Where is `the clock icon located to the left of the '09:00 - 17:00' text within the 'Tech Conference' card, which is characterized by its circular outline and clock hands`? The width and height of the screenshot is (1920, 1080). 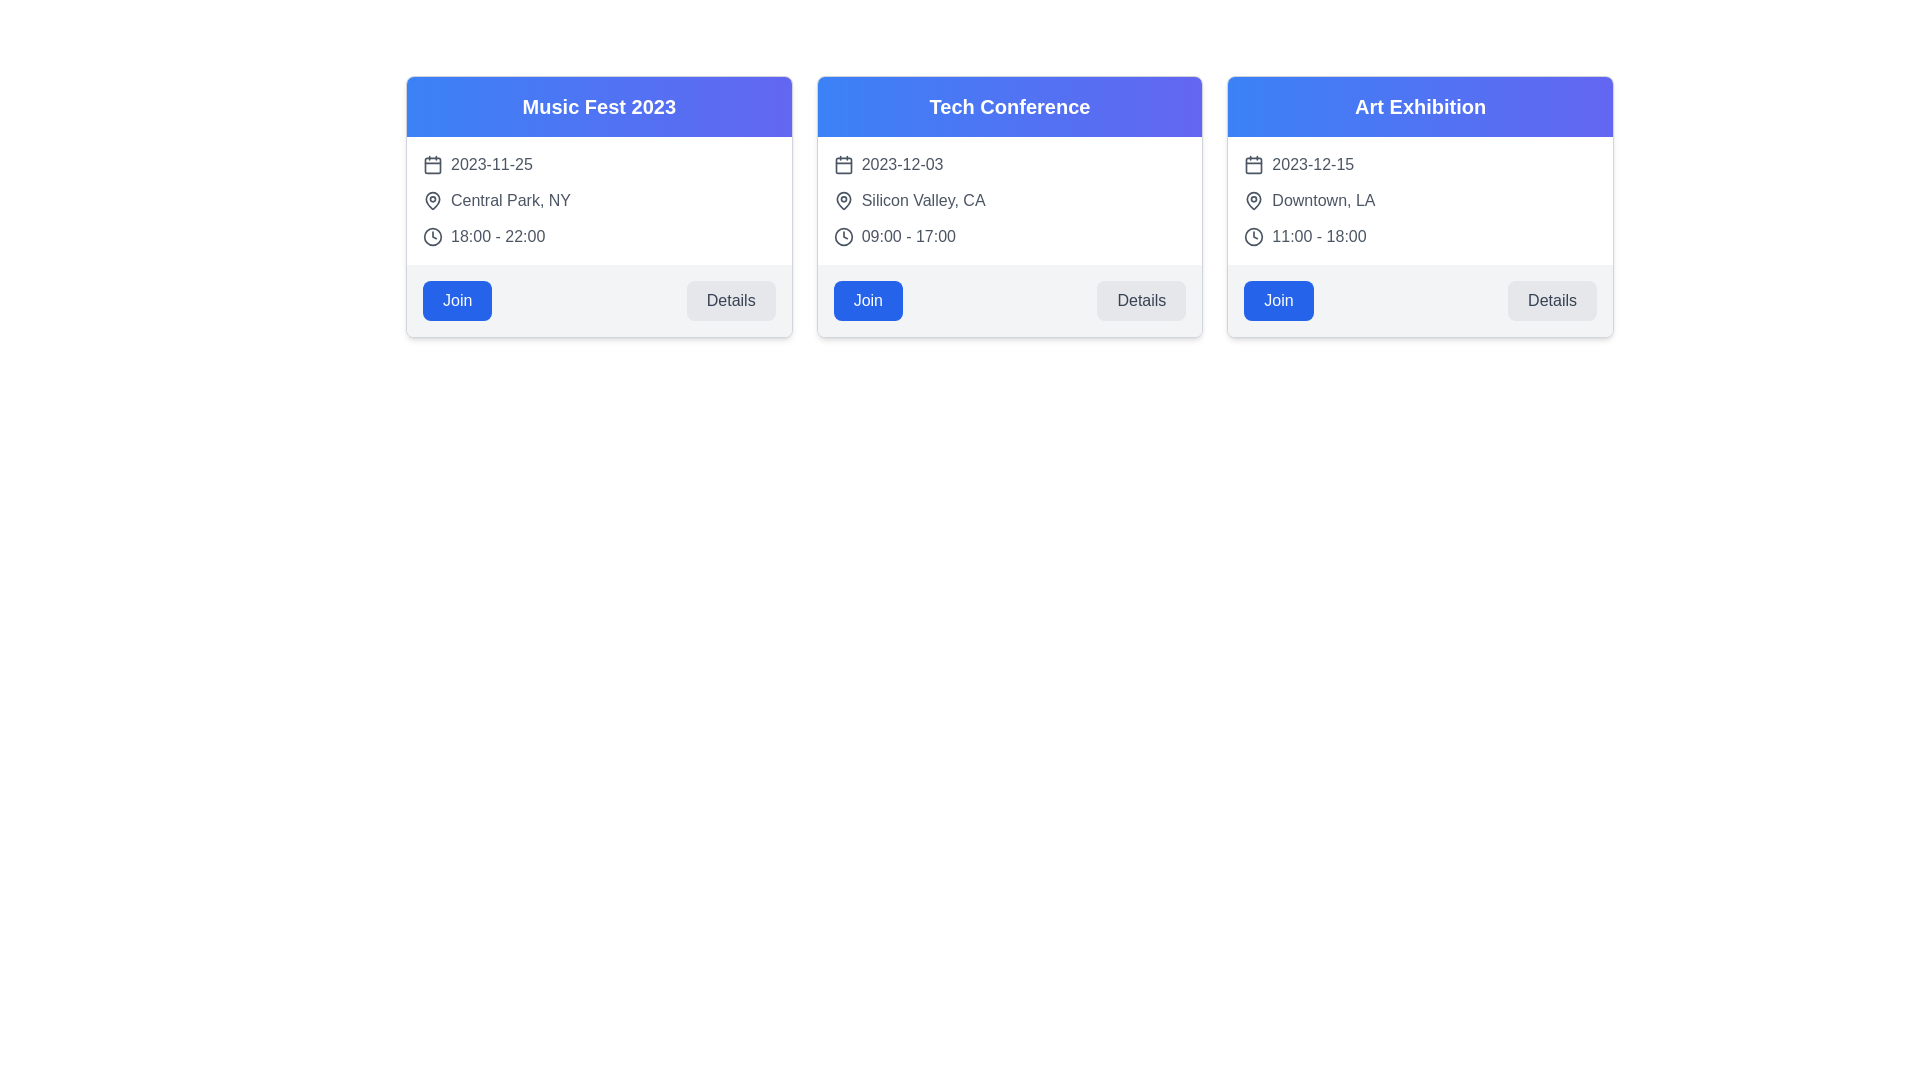
the clock icon located to the left of the '09:00 - 17:00' text within the 'Tech Conference' card, which is characterized by its circular outline and clock hands is located at coordinates (843, 235).